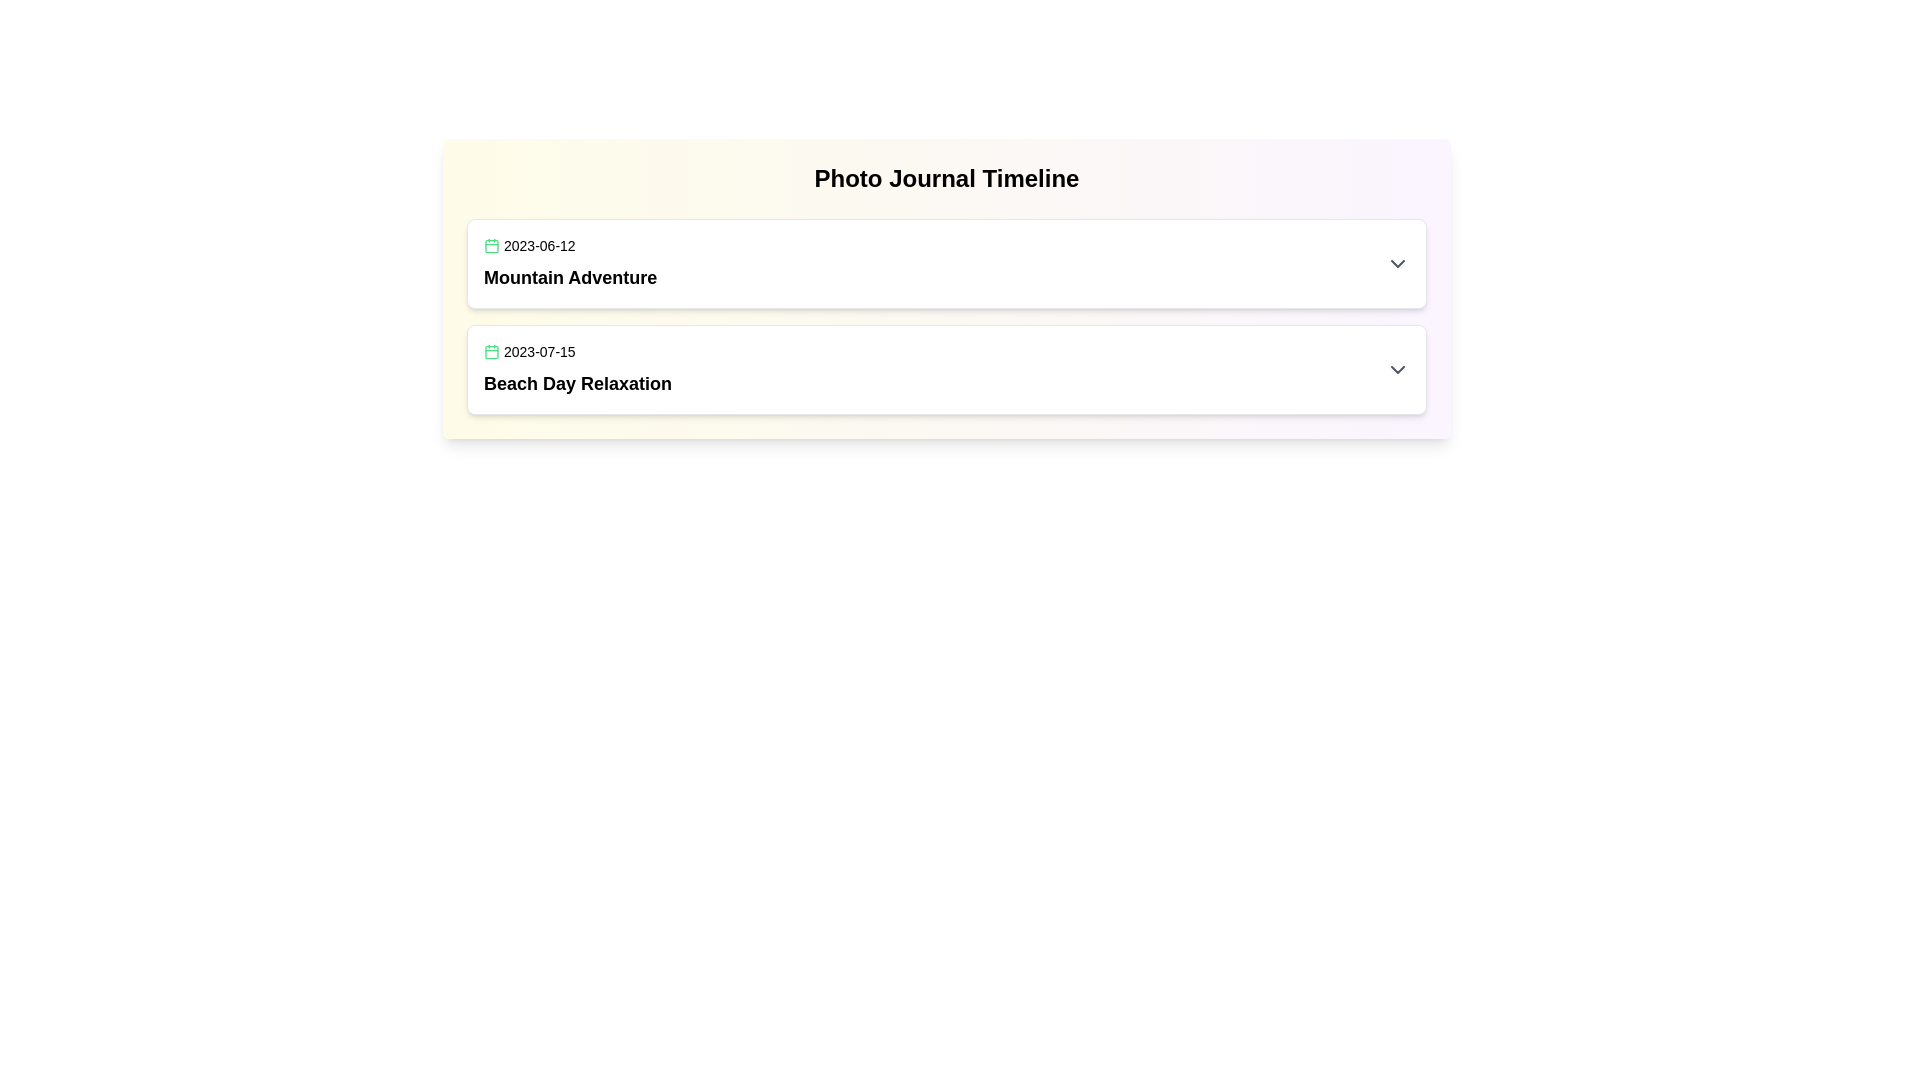 Image resolution: width=1920 pixels, height=1080 pixels. Describe the element at coordinates (1396, 262) in the screenshot. I see `the downward-facing chevron icon of the Dropdown toggle button located on the right side of the UI section displaying the date '2023-06-12' and the title 'Mountain Adventure'` at that location.